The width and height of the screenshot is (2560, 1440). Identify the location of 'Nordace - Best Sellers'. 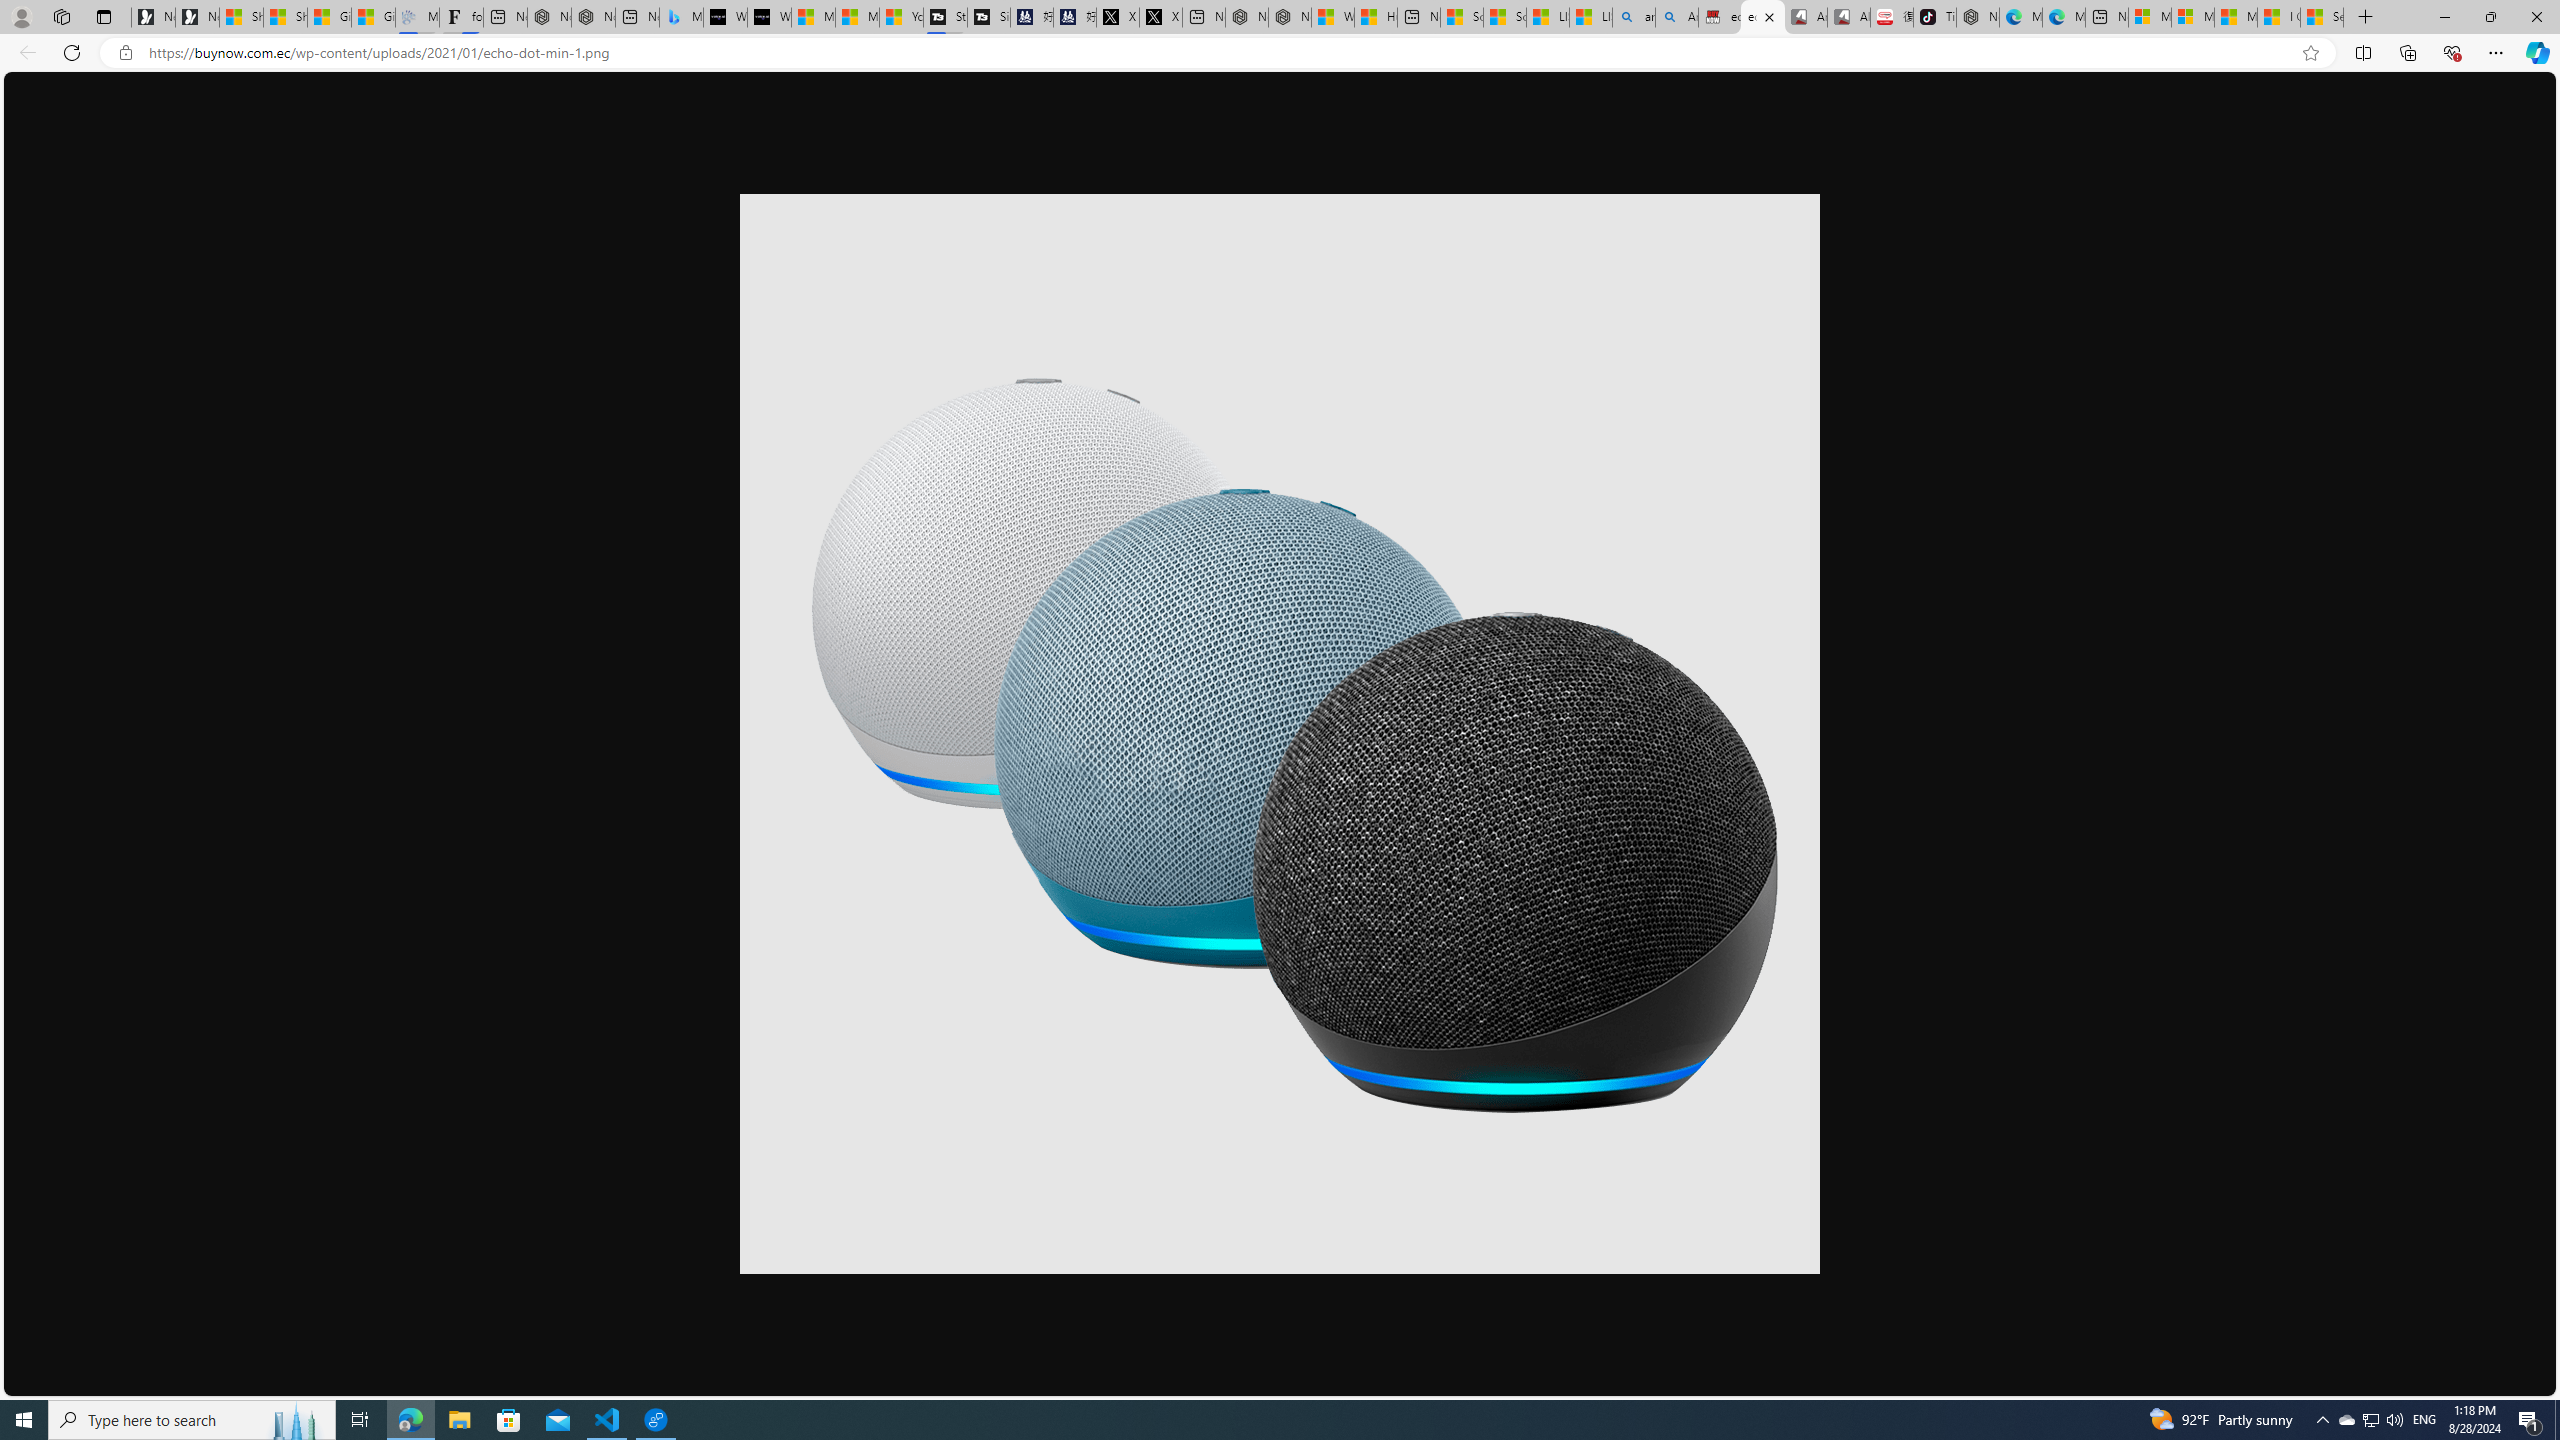
(1977, 16).